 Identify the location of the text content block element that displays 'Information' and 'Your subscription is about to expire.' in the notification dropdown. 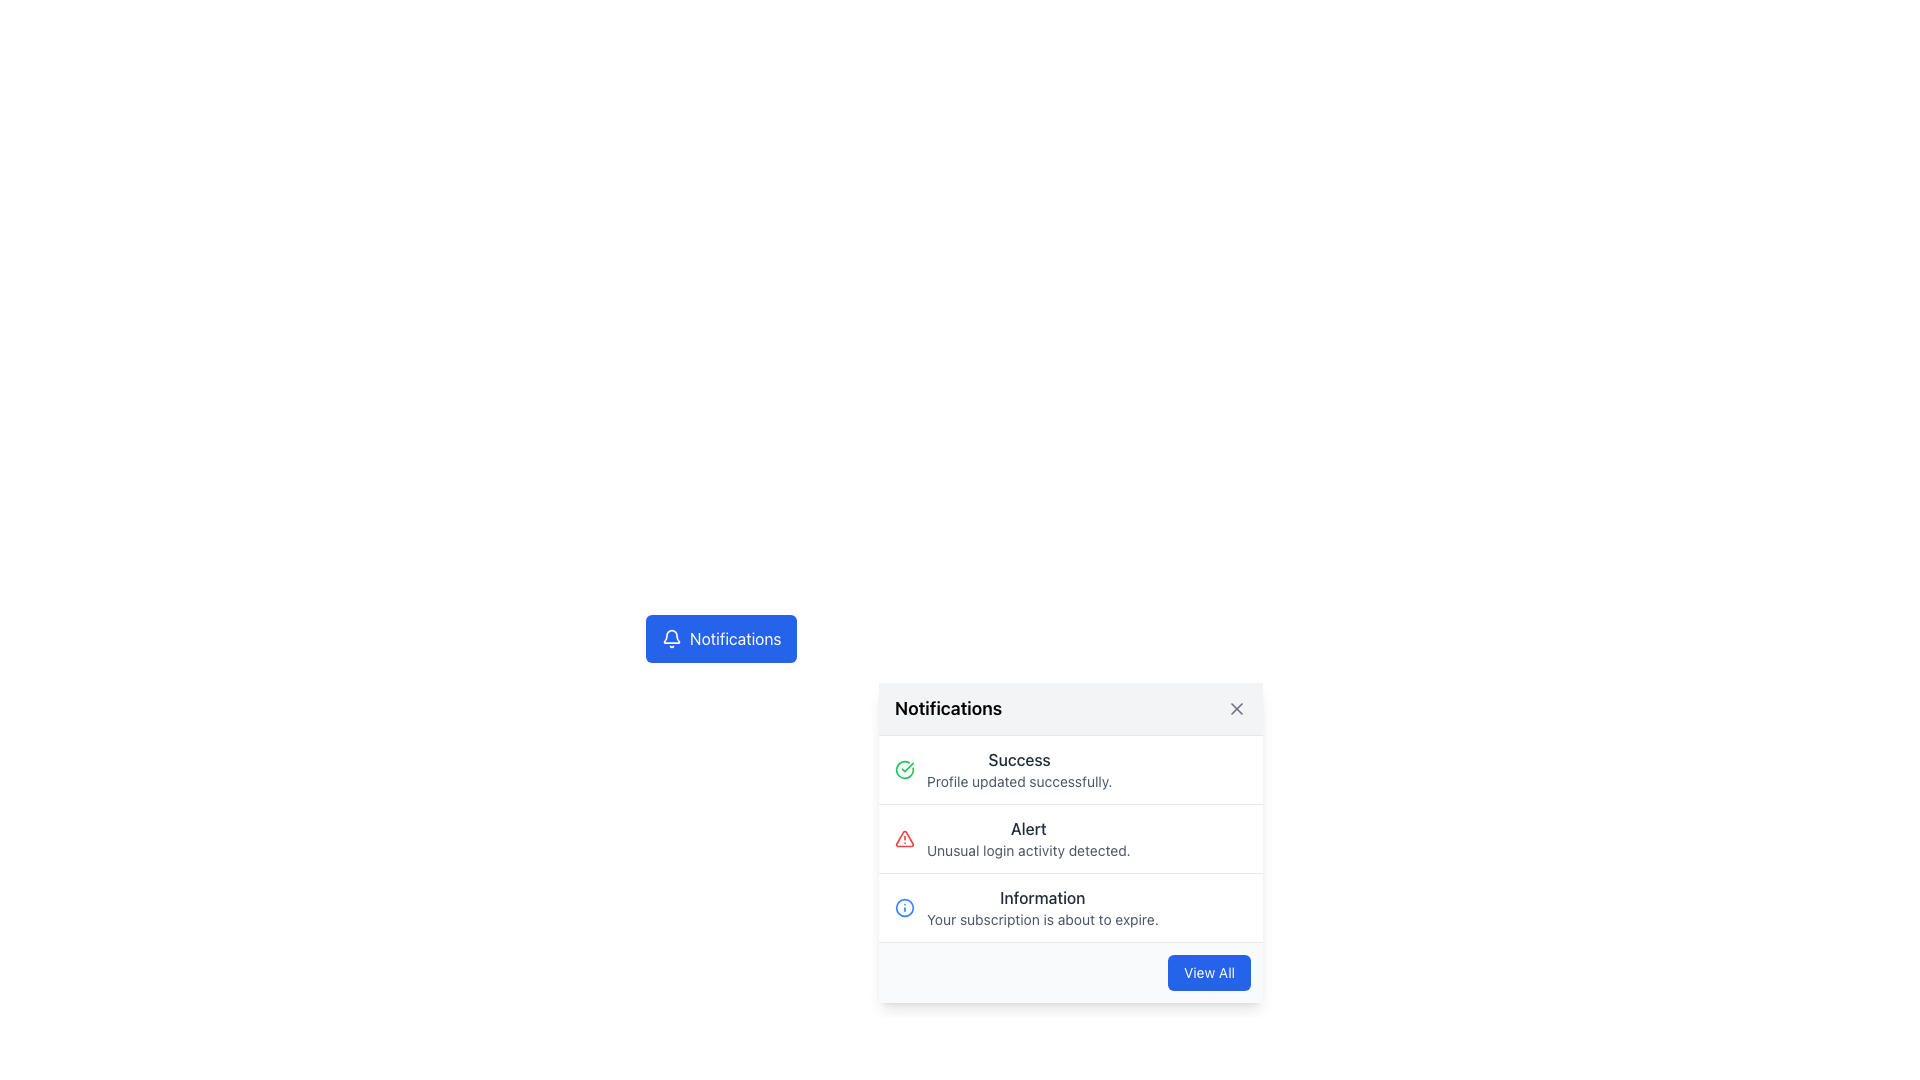
(1041, 907).